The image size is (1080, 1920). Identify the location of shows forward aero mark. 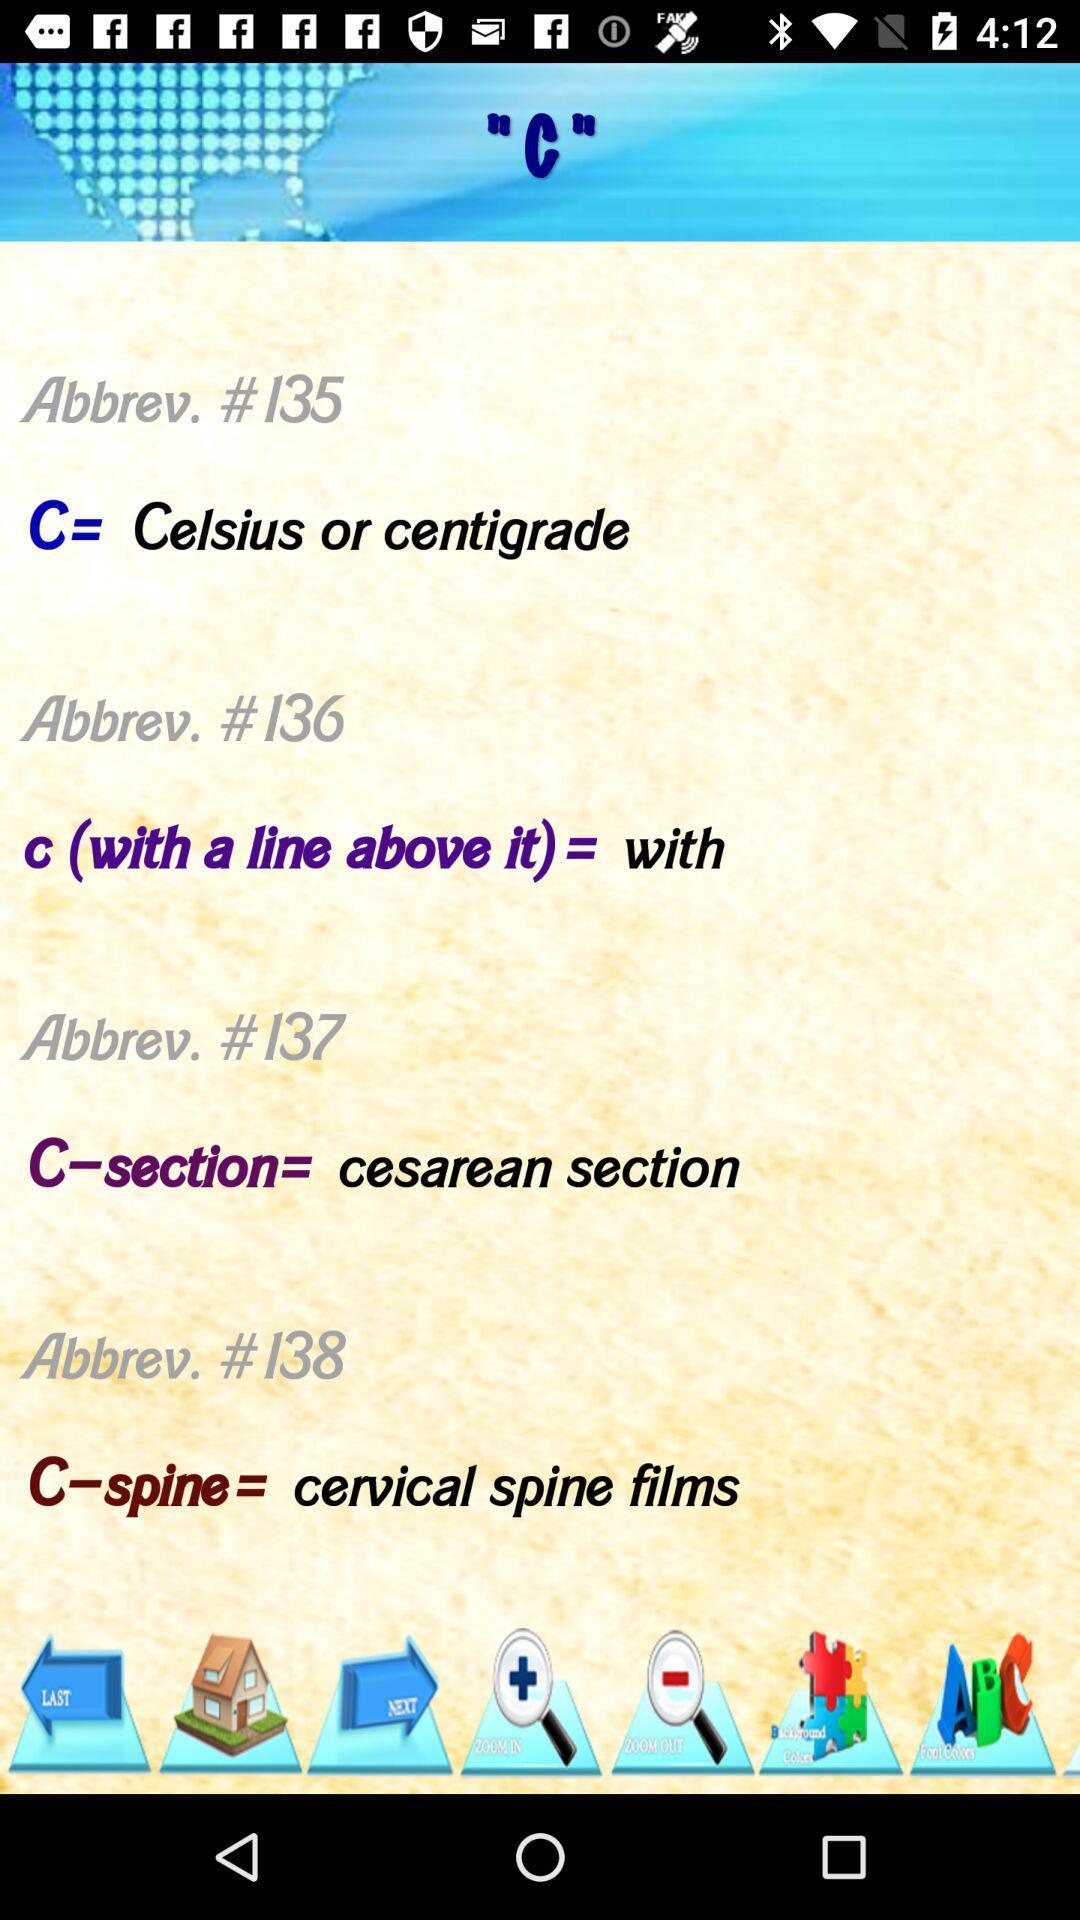
(379, 1702).